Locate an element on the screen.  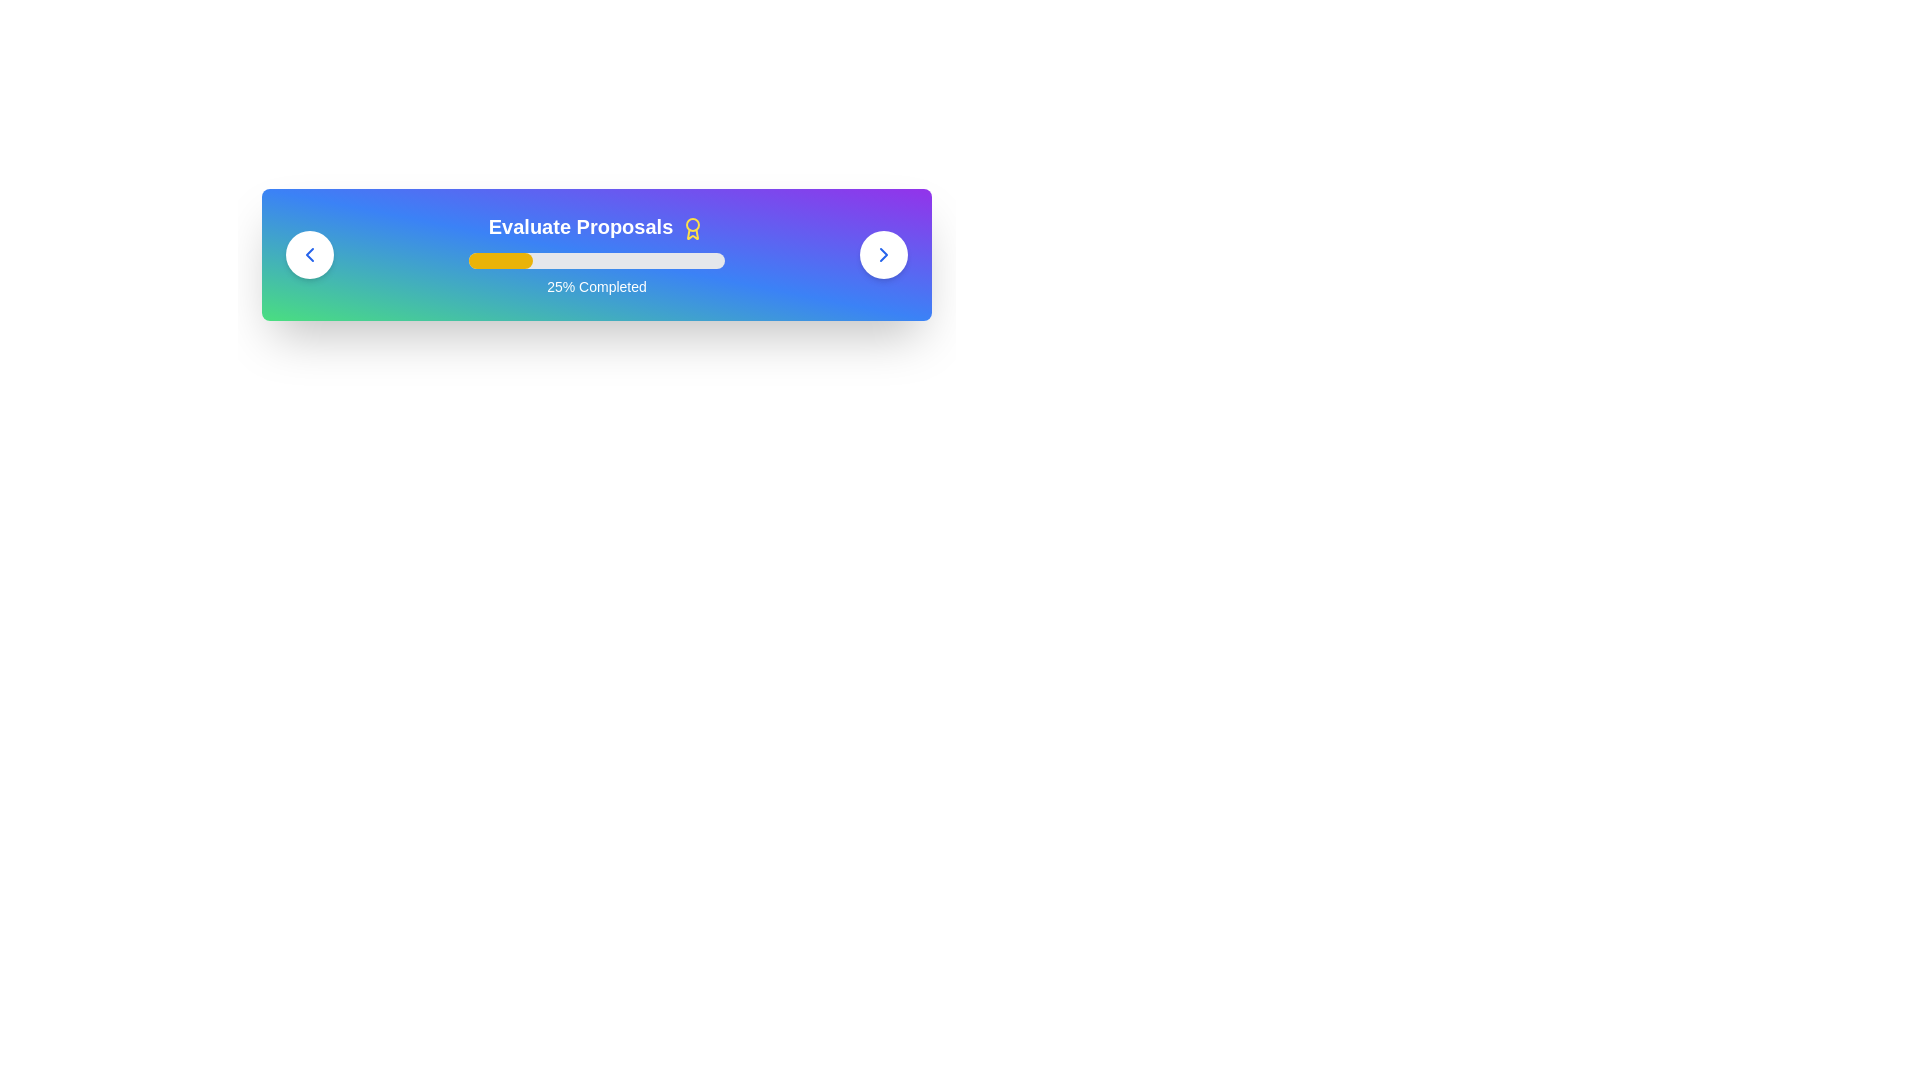
the rightmost circular navigation button with a blue chevron arrow is located at coordinates (882, 253).